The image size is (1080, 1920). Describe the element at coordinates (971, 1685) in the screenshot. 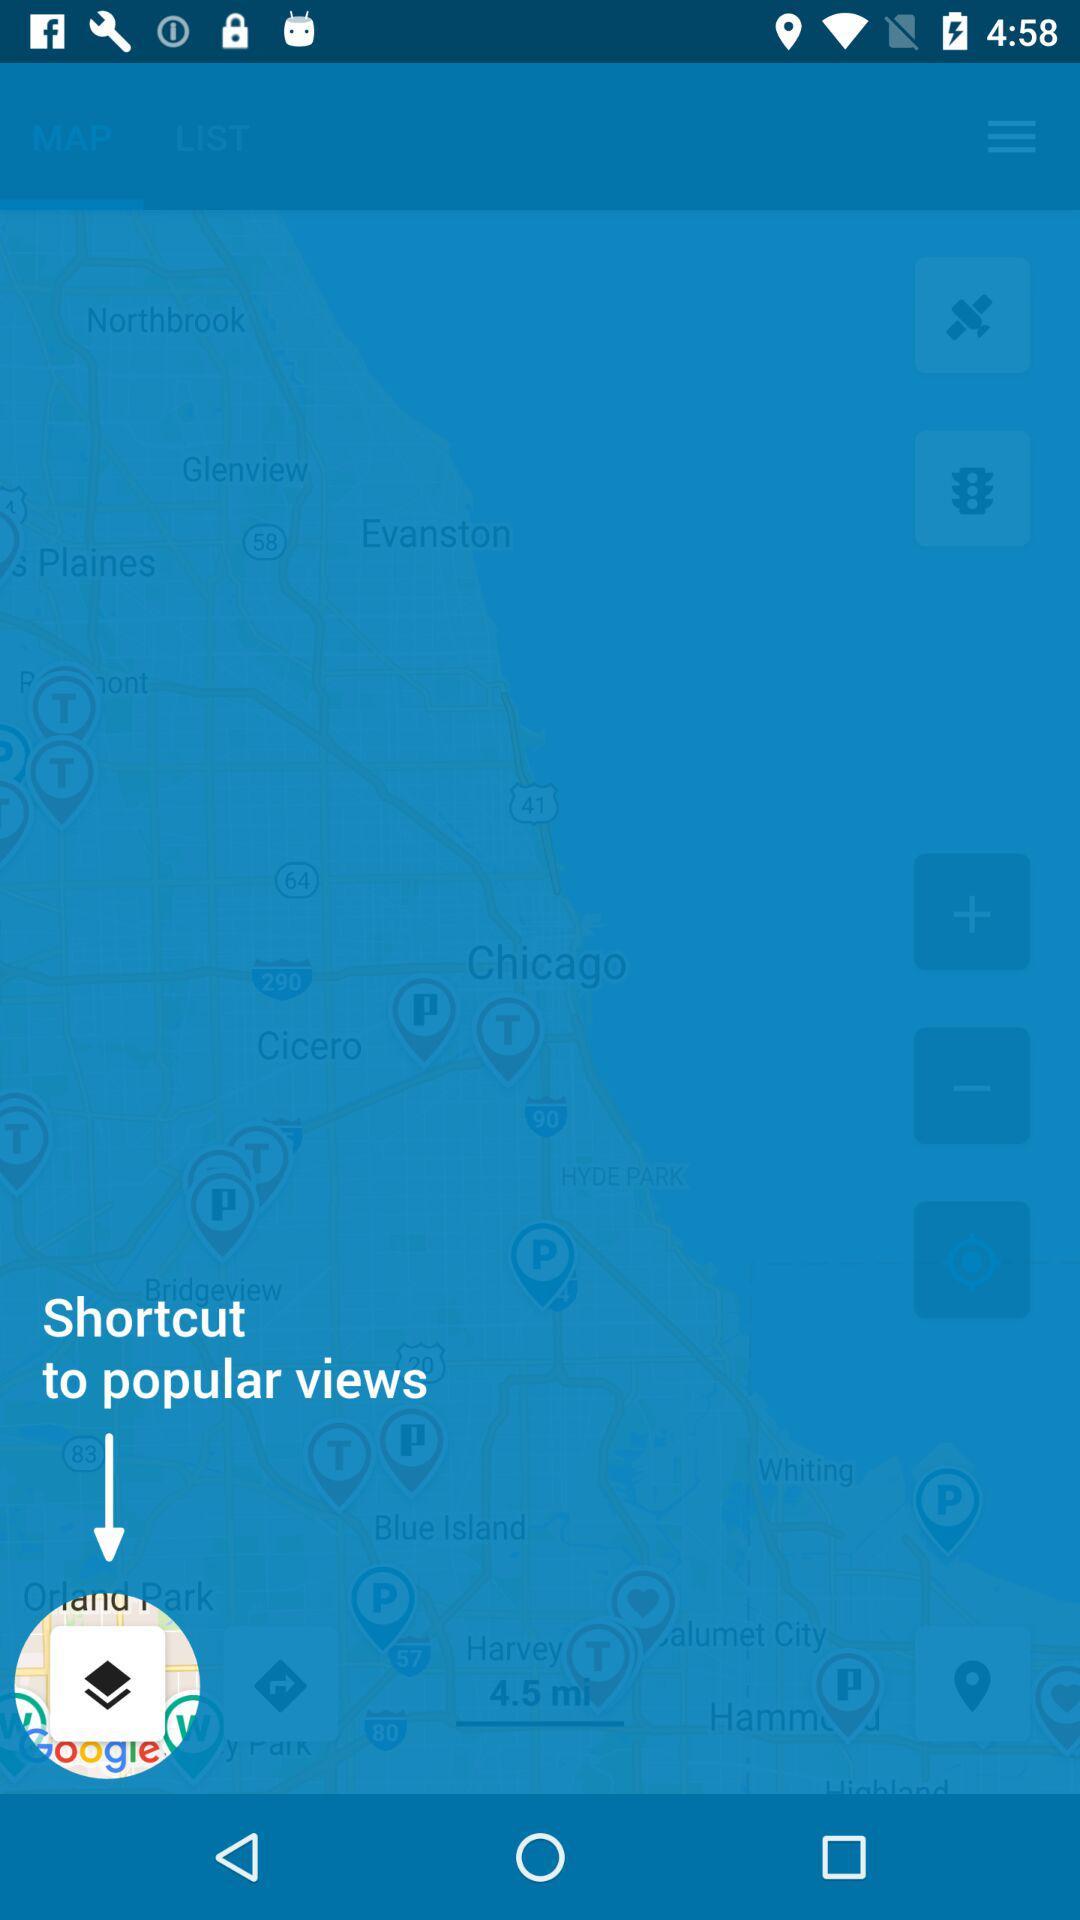

I see `the location icon` at that location.